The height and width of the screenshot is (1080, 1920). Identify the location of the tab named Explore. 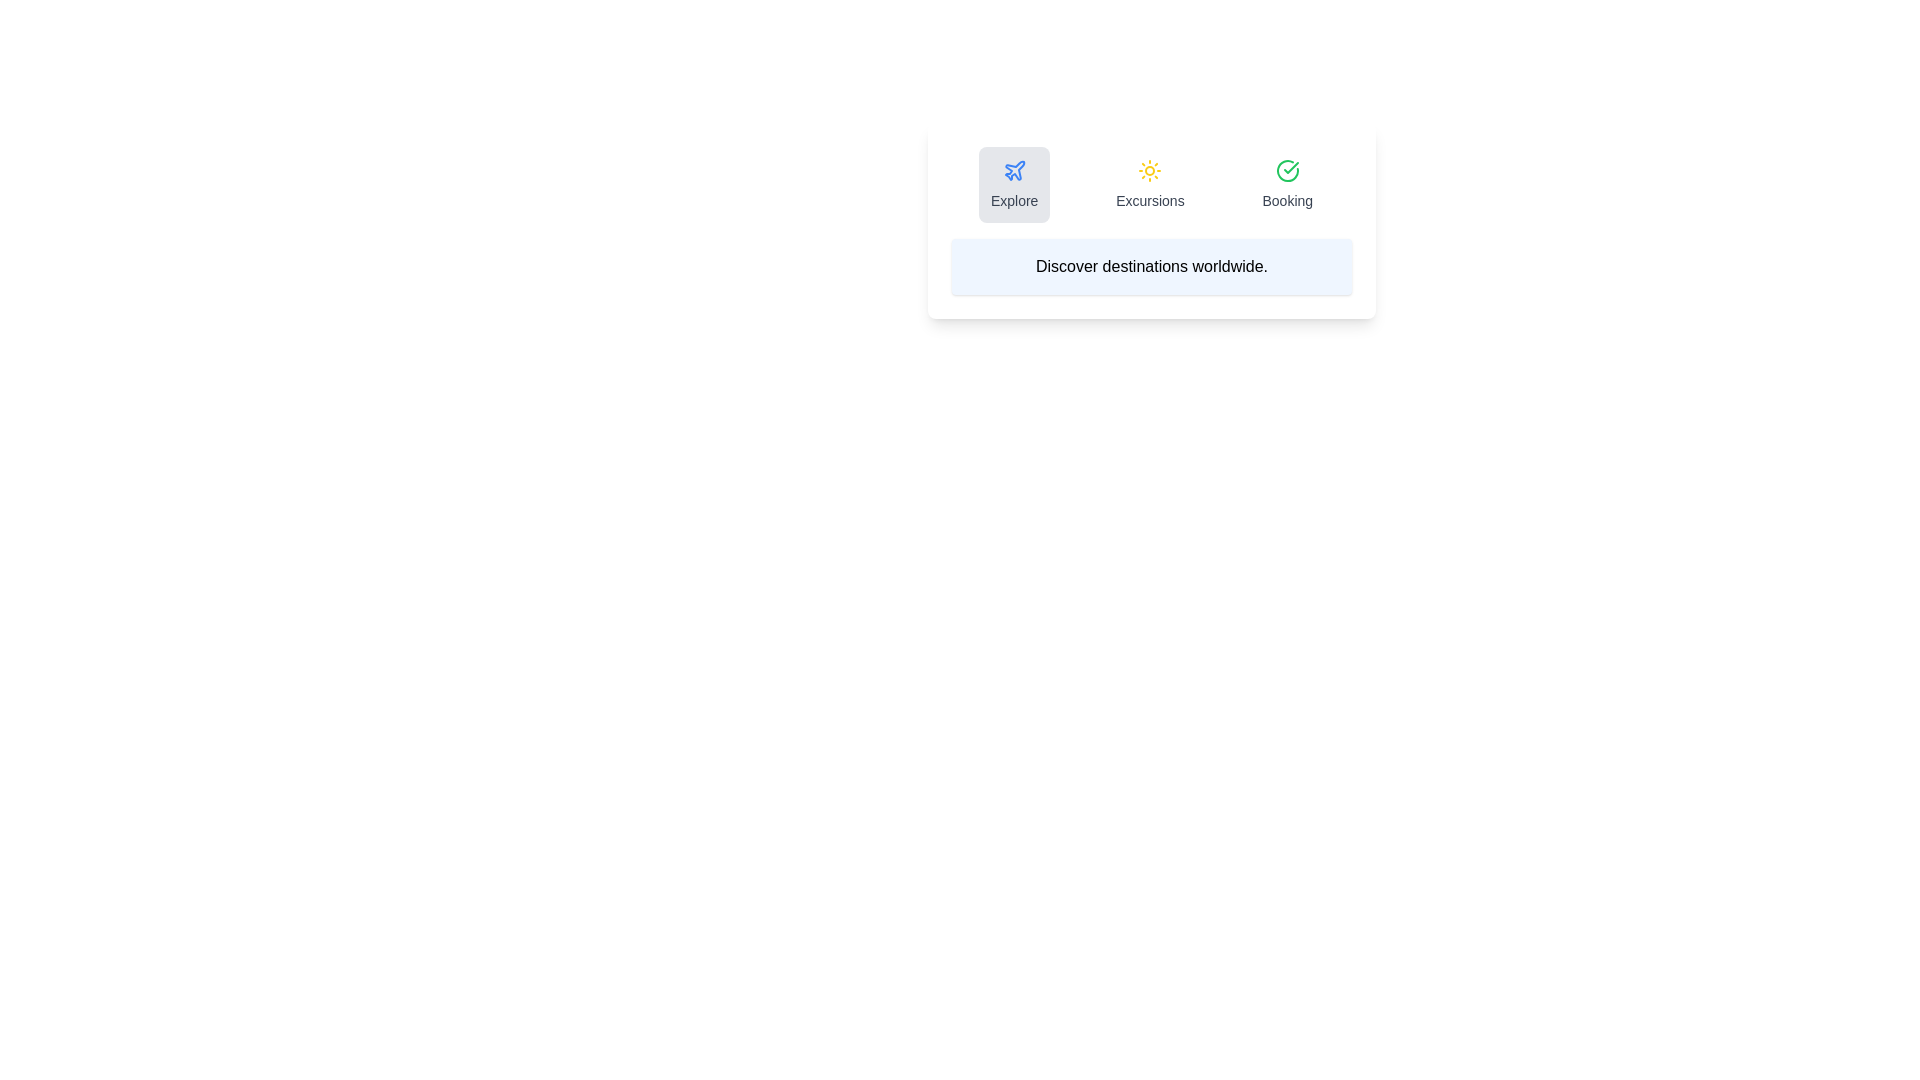
(1014, 185).